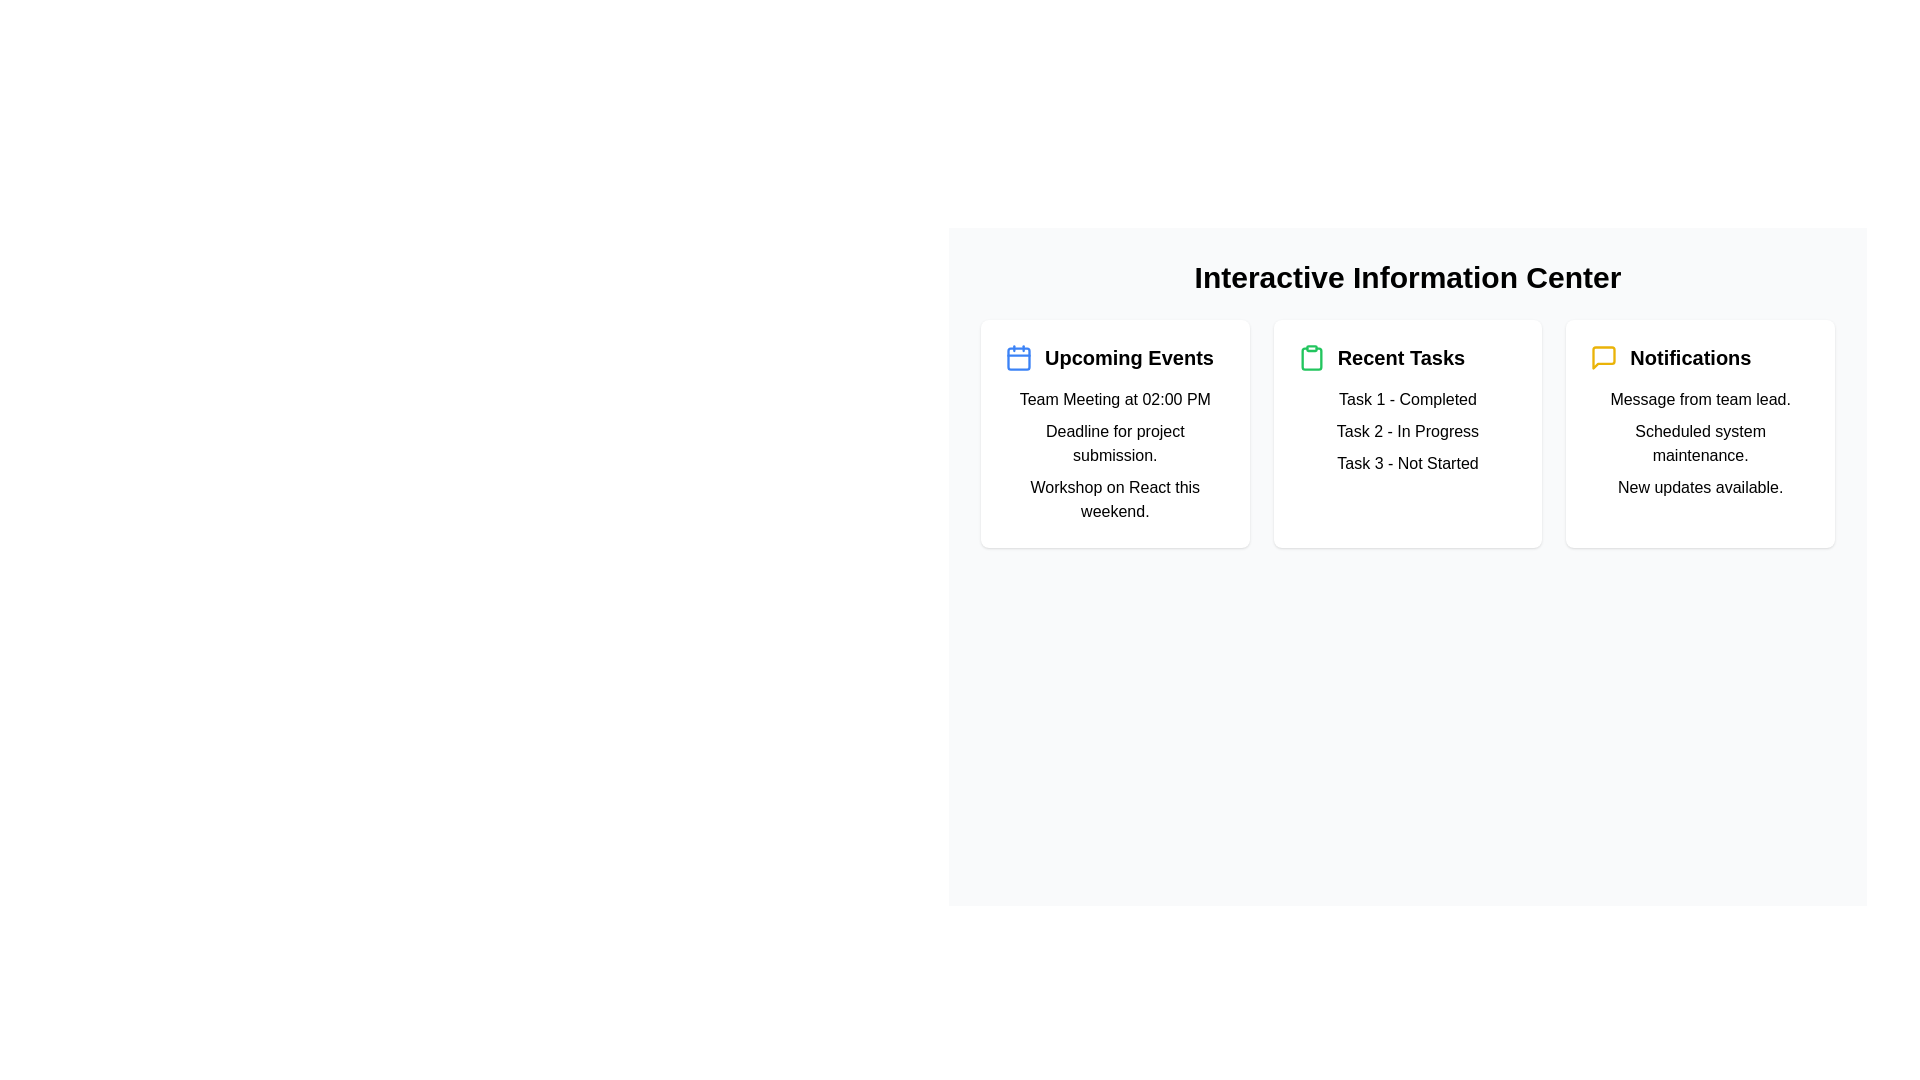 The height and width of the screenshot is (1080, 1920). I want to click on the text label displaying 'Task 1 - Completed', which is the first element in the 'Recent Tasks' list, so click(1406, 400).